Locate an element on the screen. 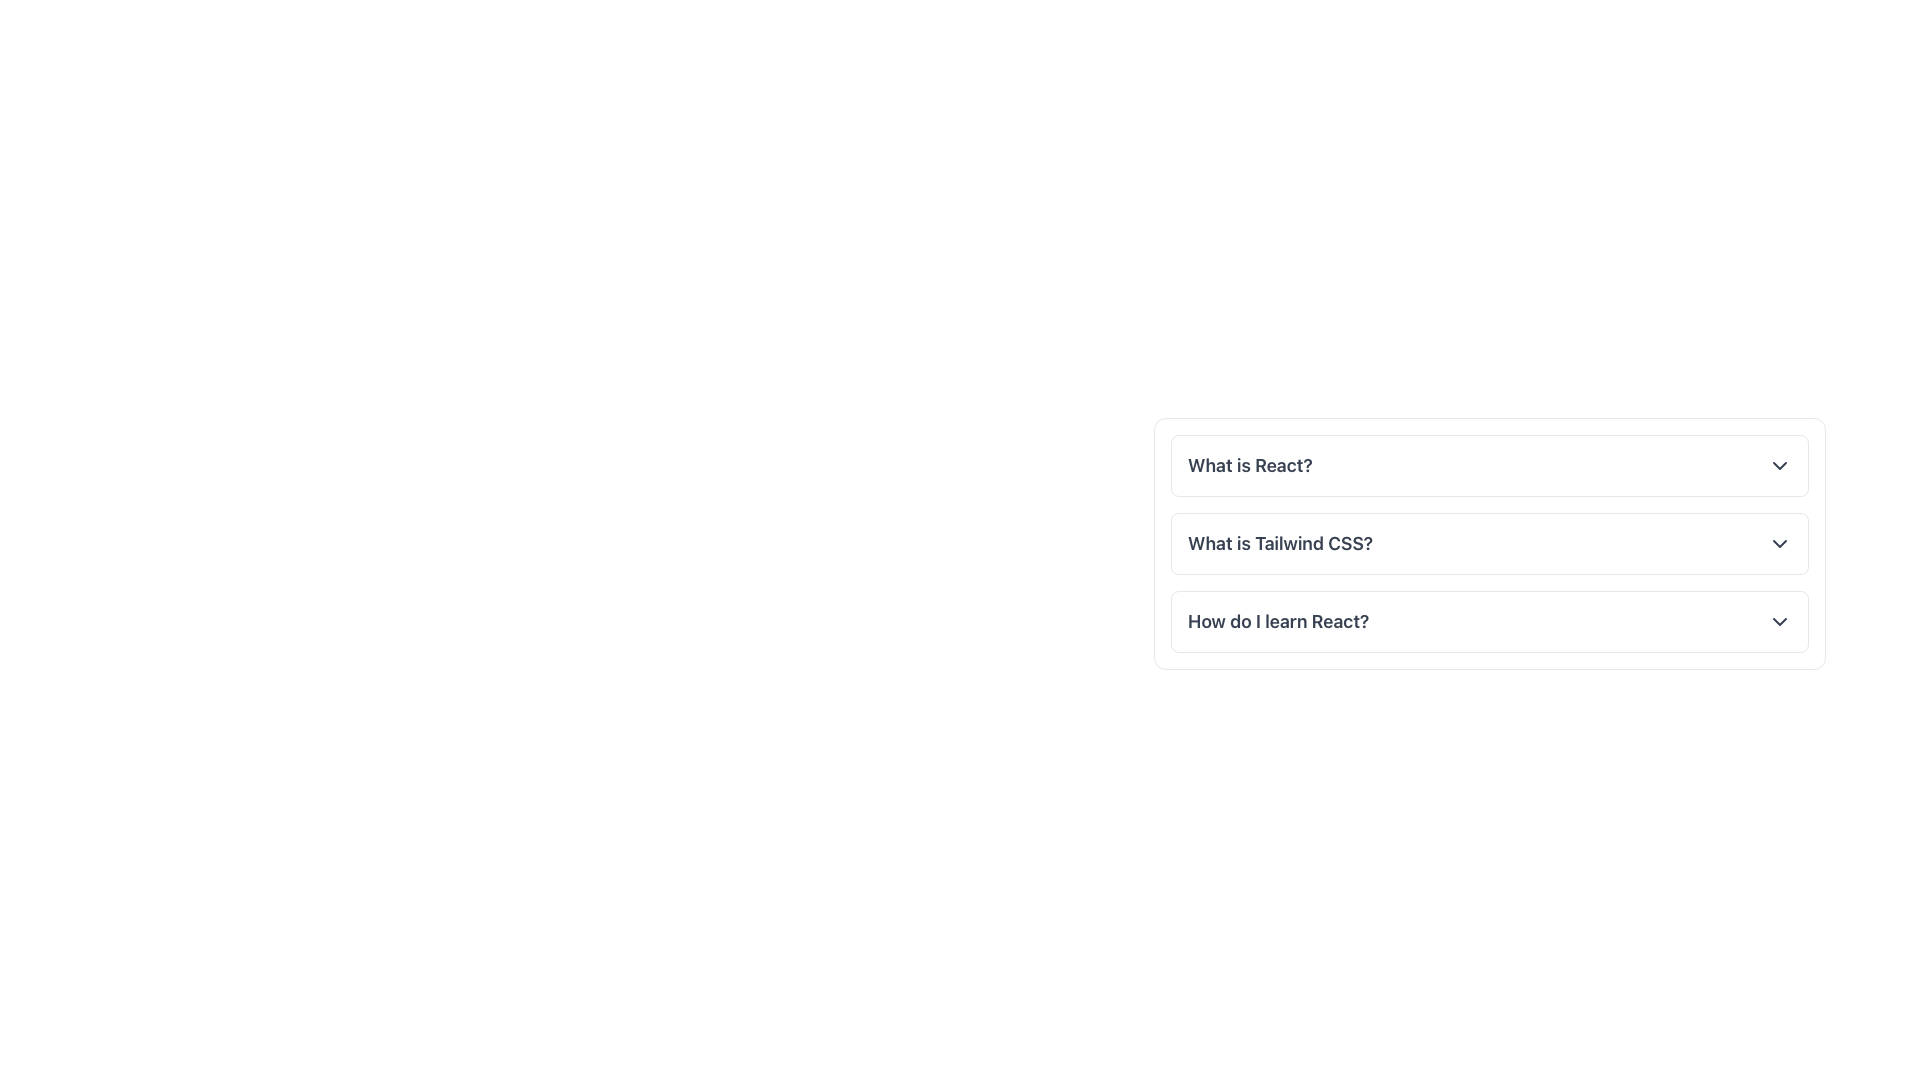  the chevron-down icon located at the far-right end of the list item labeled 'What is Tailwind CSS?' is located at coordinates (1780, 543).